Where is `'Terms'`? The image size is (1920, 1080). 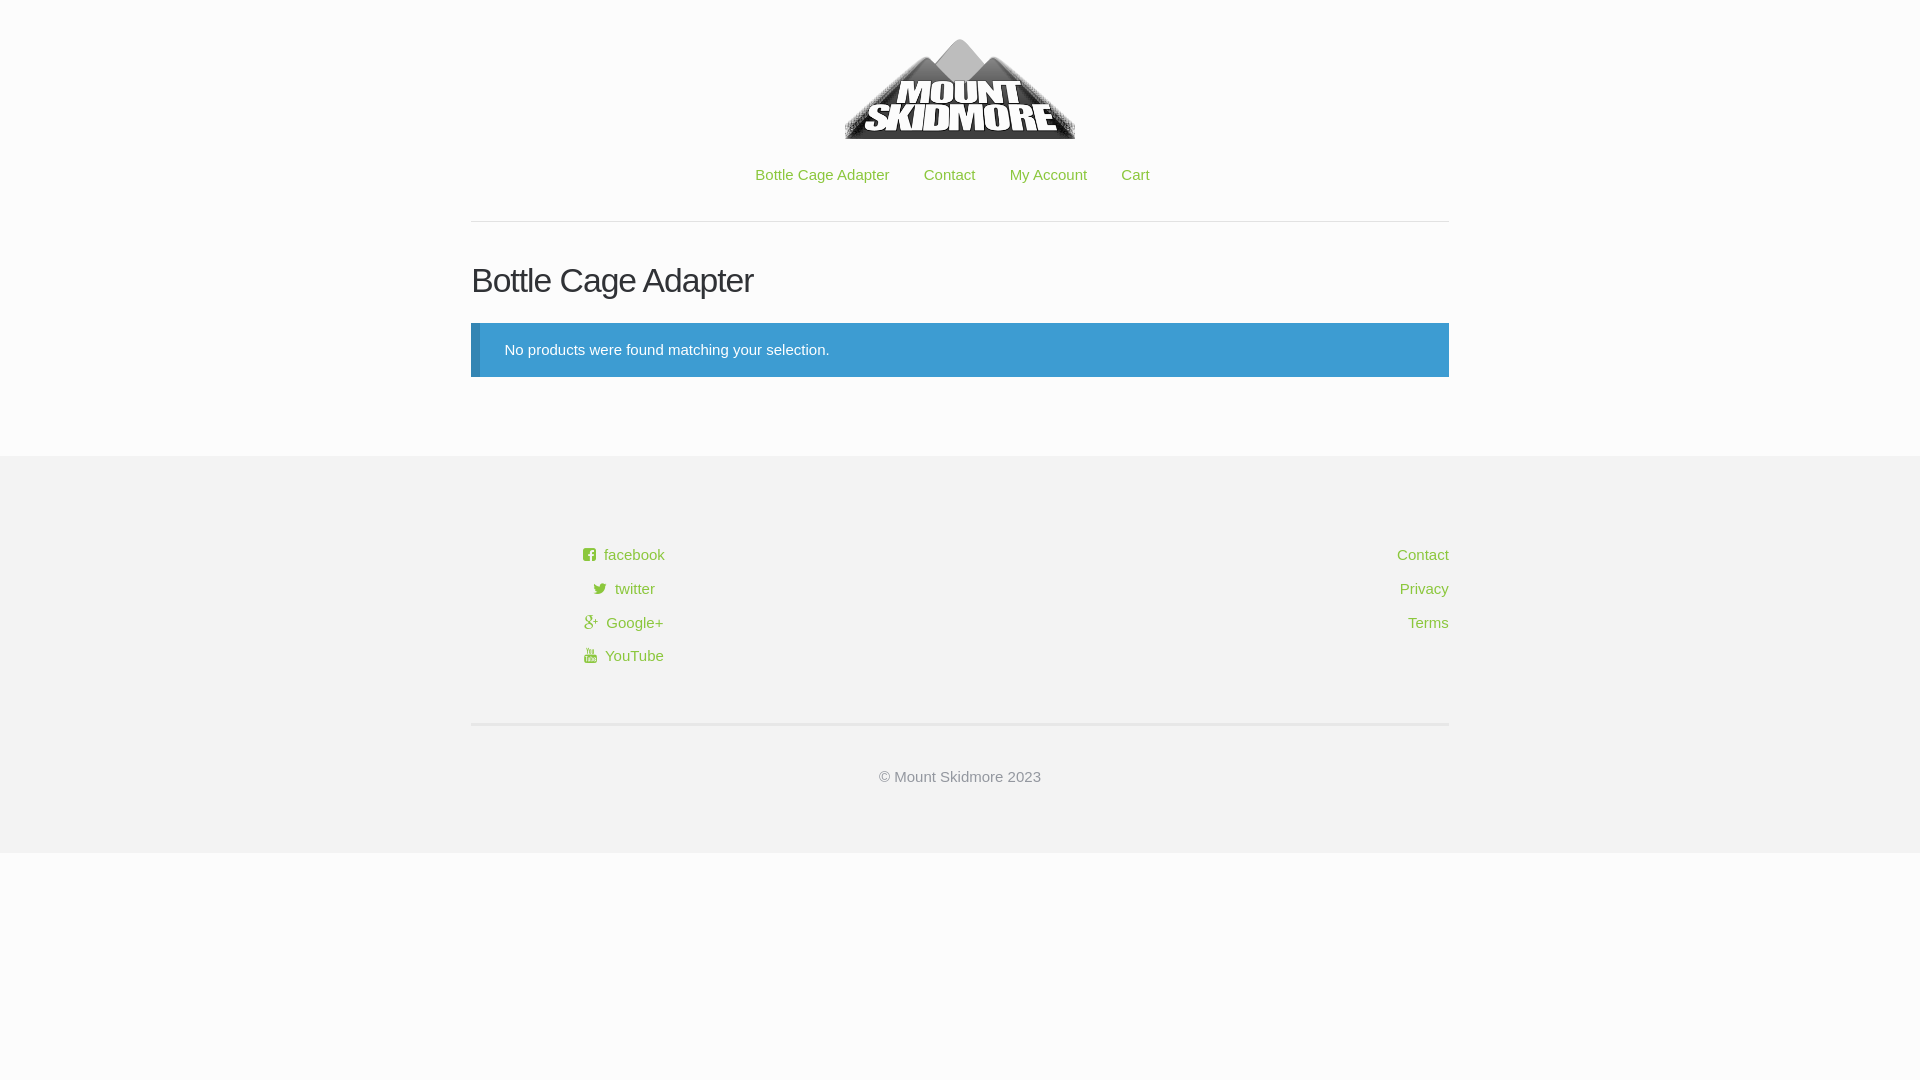 'Terms' is located at coordinates (1427, 621).